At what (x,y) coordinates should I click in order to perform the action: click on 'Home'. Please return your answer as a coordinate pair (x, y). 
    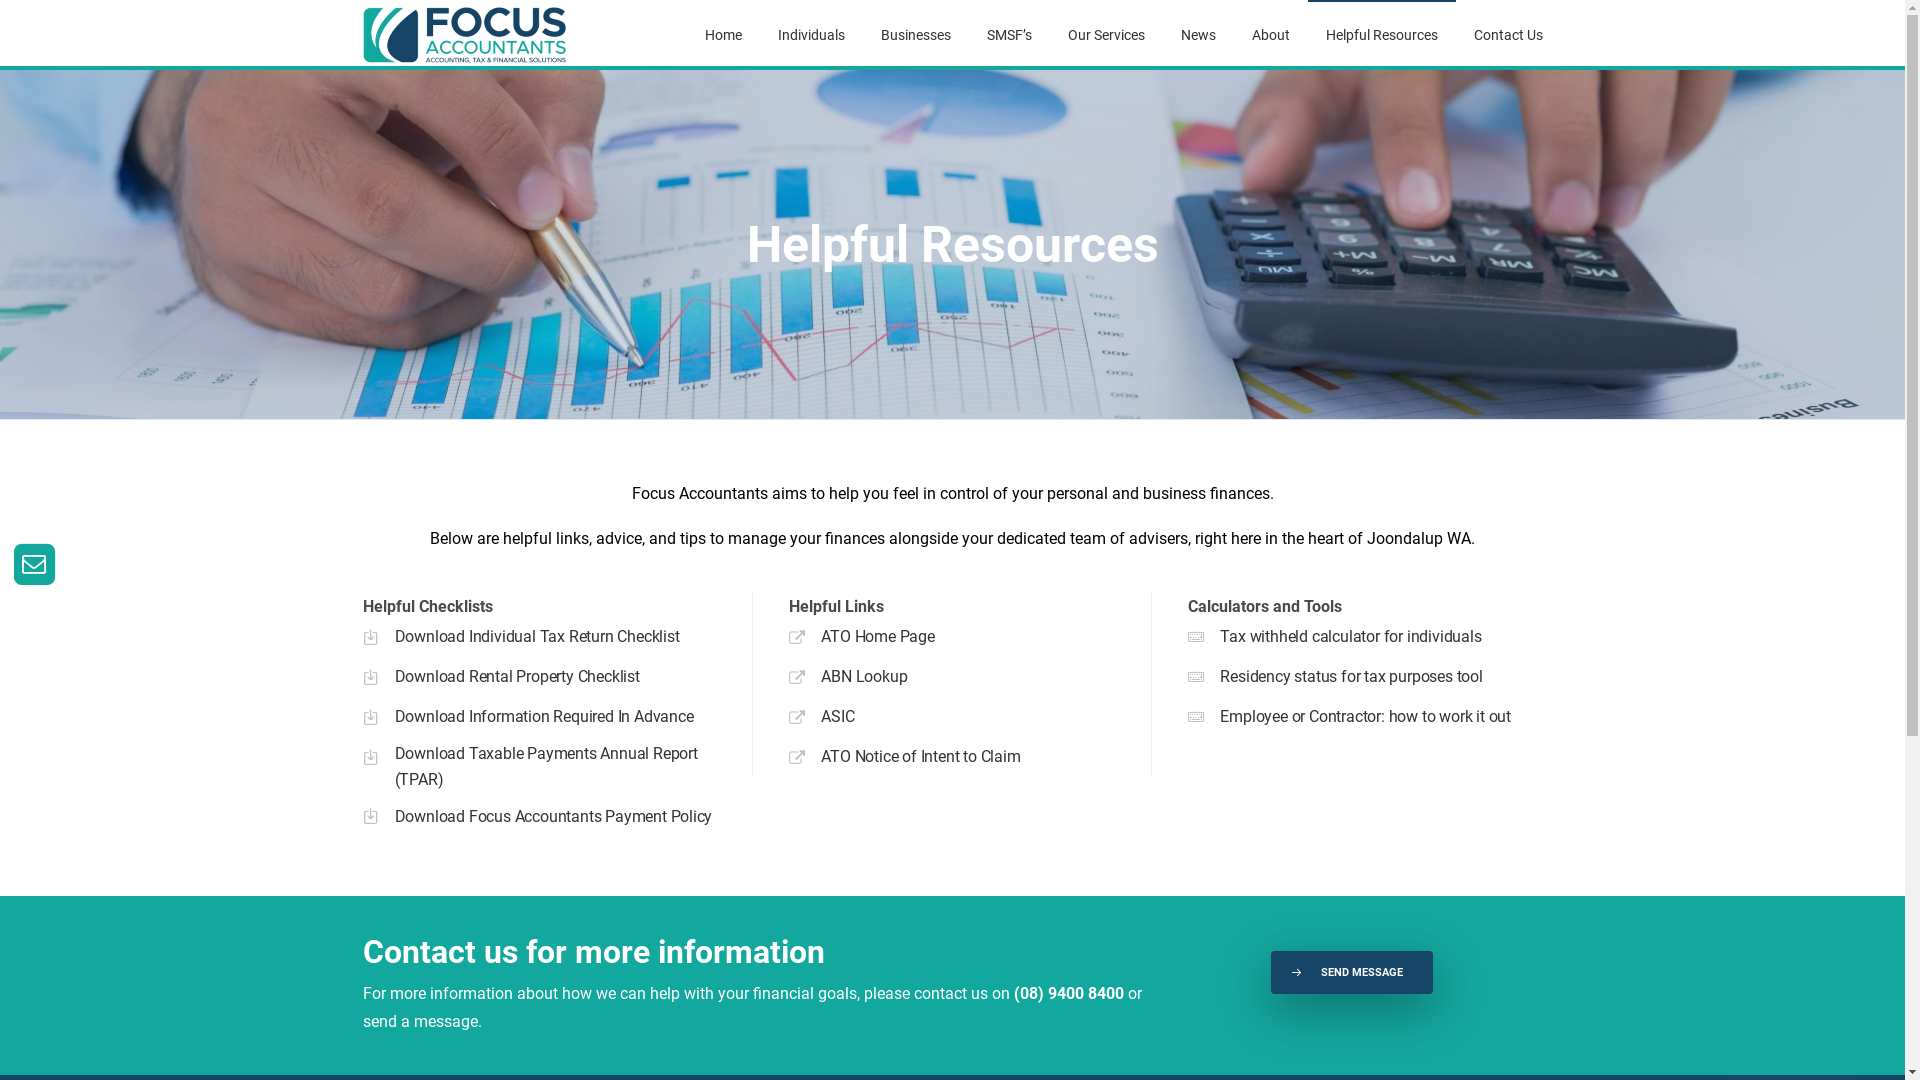
    Looking at the image, I should click on (721, 34).